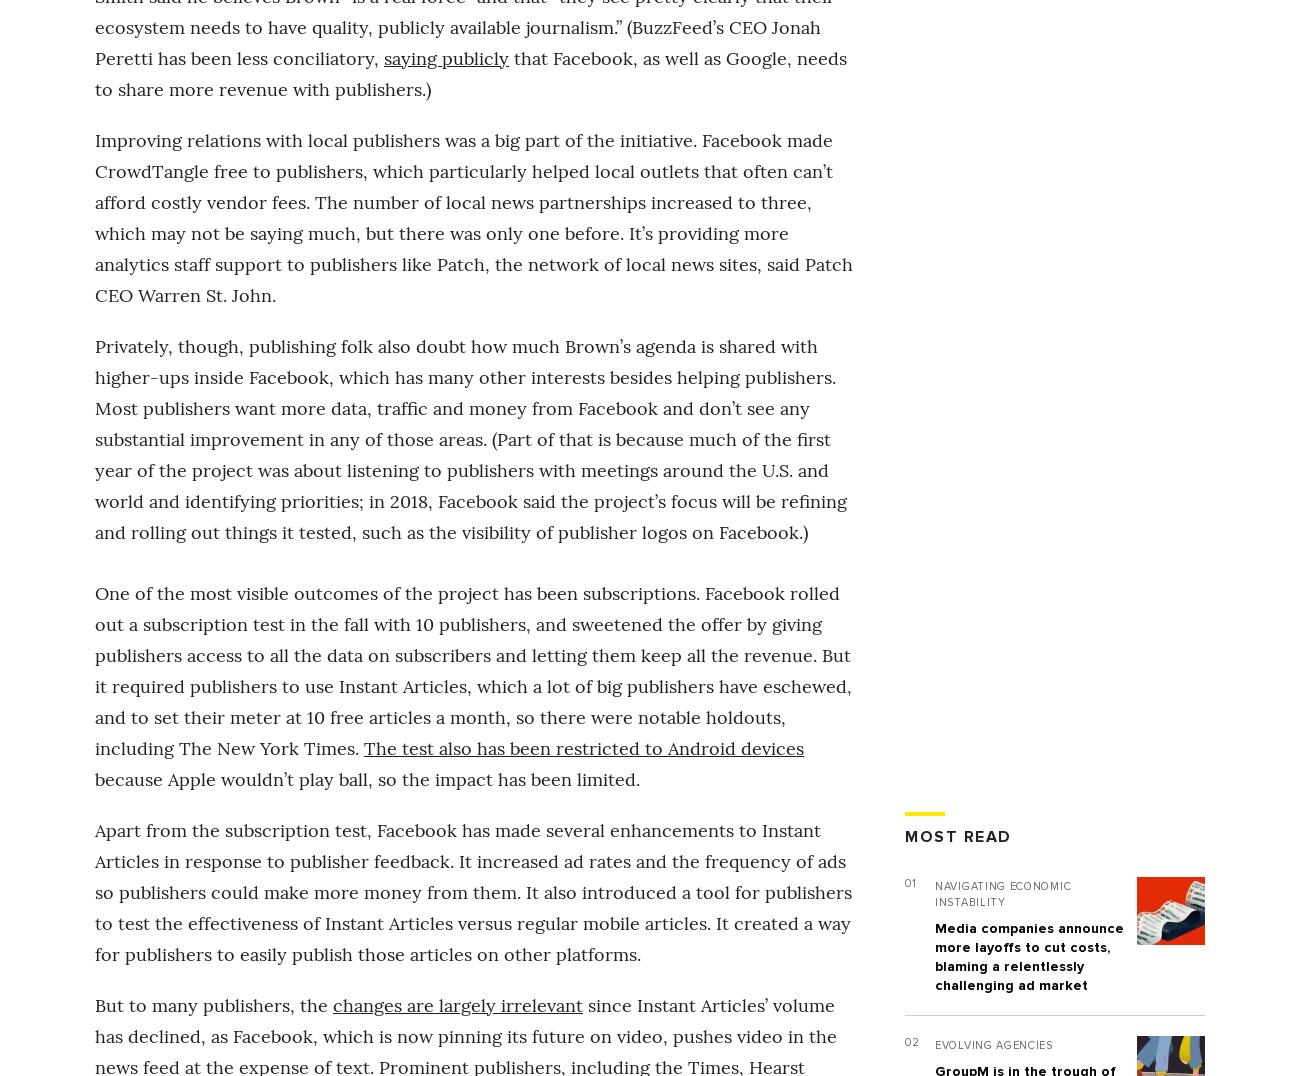 This screenshot has height=1076, width=1300. What do you see at coordinates (469, 438) in the screenshot?
I see `'Privately, though, publishing folk also doubt how much Brown’s agenda is shared with higher-ups inside Facebook, which has many other interests besides helping publishers. Most publishers want more data, traffic and money from Facebook and don’t see any substantial improvement in any of those areas. (Part of that is because much of the first year of the project was about listening to publishers with meetings around the U.S. and world and identifying priorities; in 2018, Facebook said the project’s focus will be refining and rolling out things it tested, such as the visibility of publisher logos on Facebook.)'` at bounding box center [469, 438].